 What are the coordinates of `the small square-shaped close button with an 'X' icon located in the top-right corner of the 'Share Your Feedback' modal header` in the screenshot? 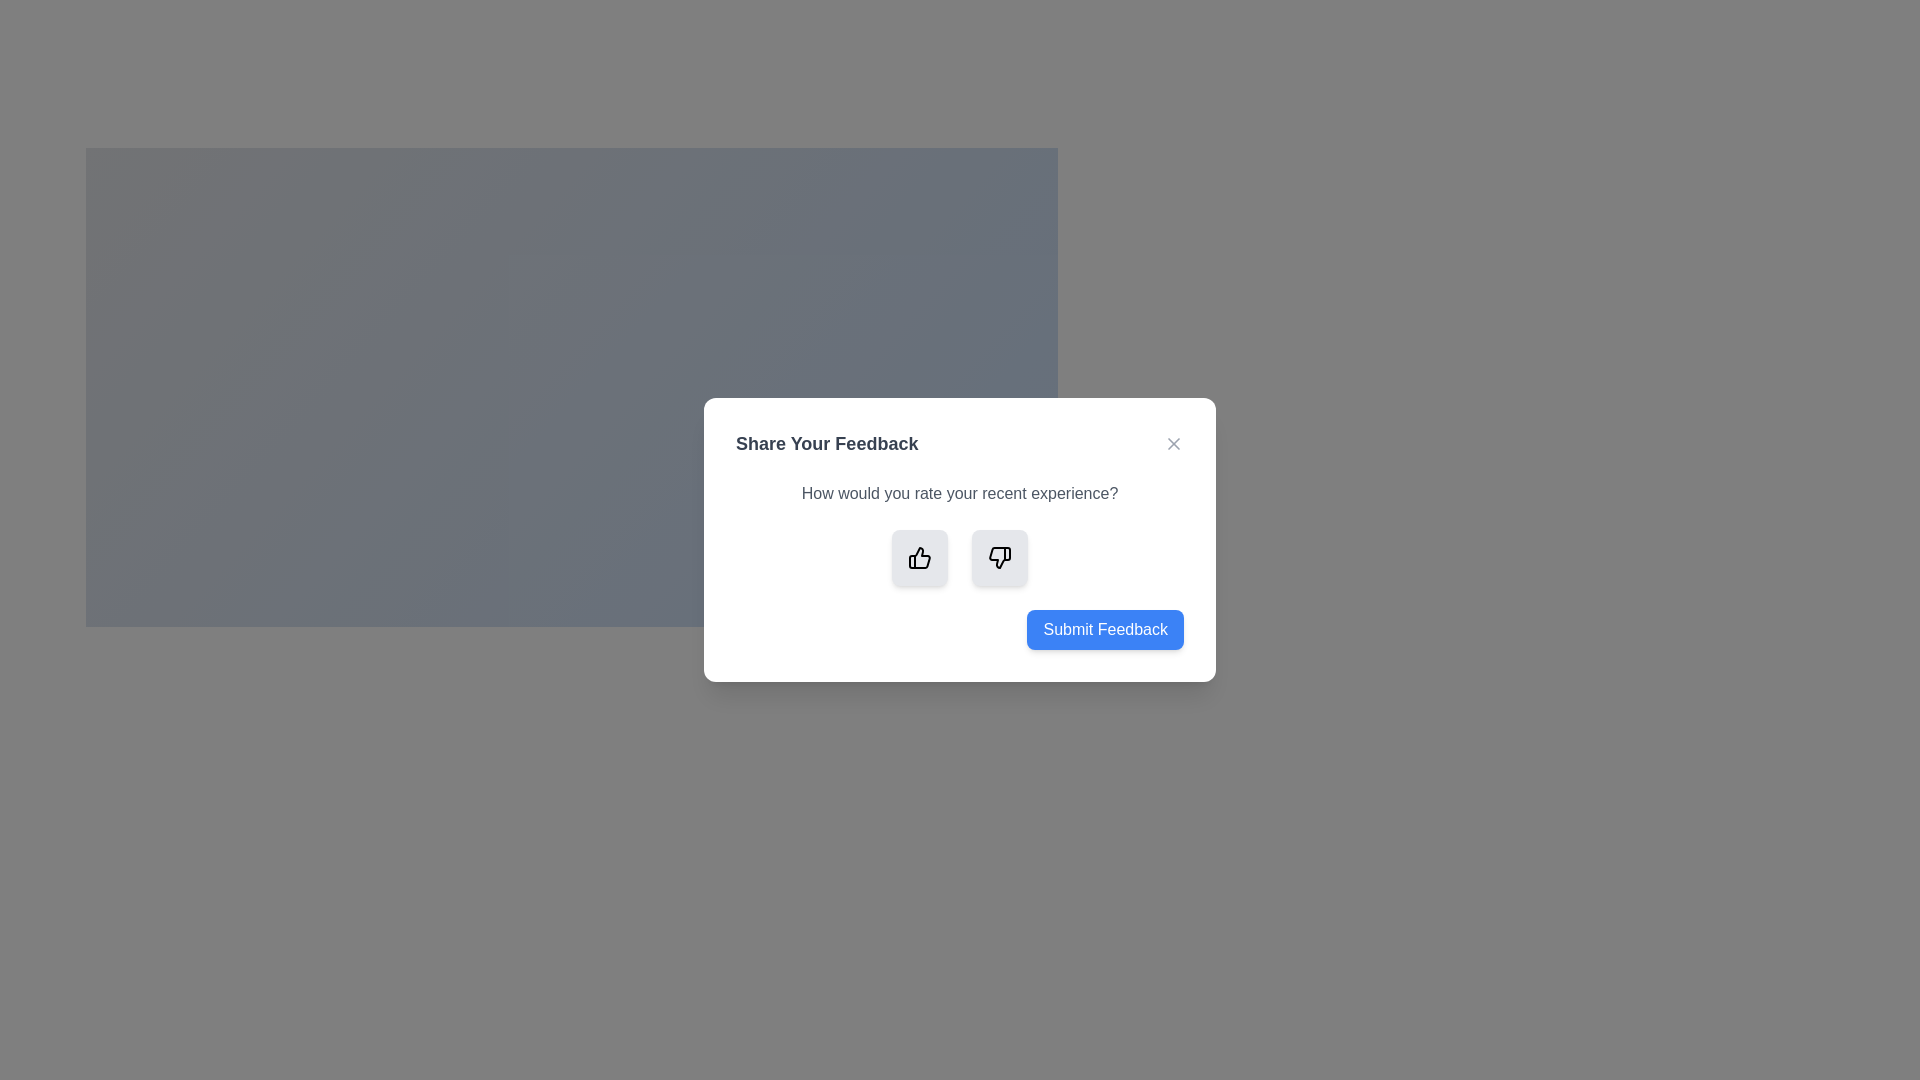 It's located at (1174, 442).